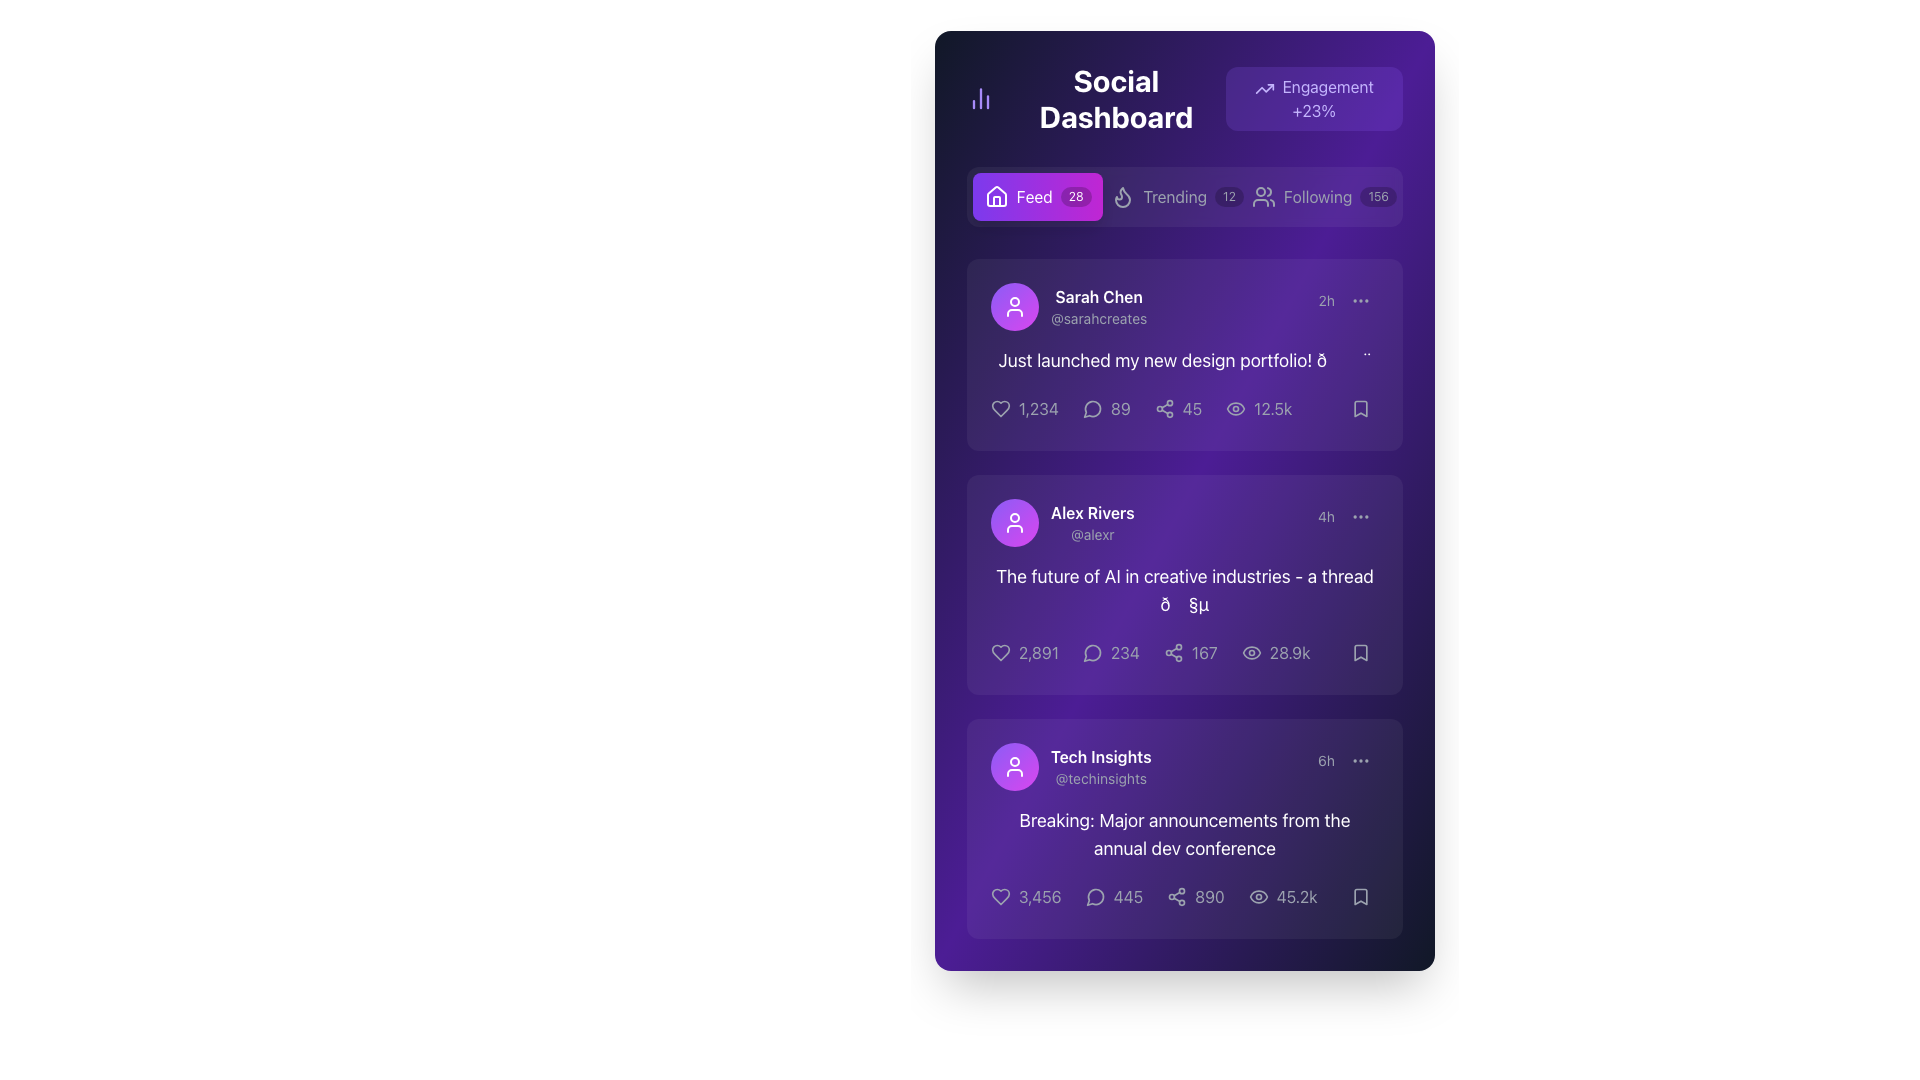 This screenshot has height=1080, width=1920. Describe the element at coordinates (1098, 318) in the screenshot. I see `the text label element '@sarahcreates', which is styled in a smaller gray font and positioned directly below the bold white text 'Sarah Chen' in the user profile block` at that location.